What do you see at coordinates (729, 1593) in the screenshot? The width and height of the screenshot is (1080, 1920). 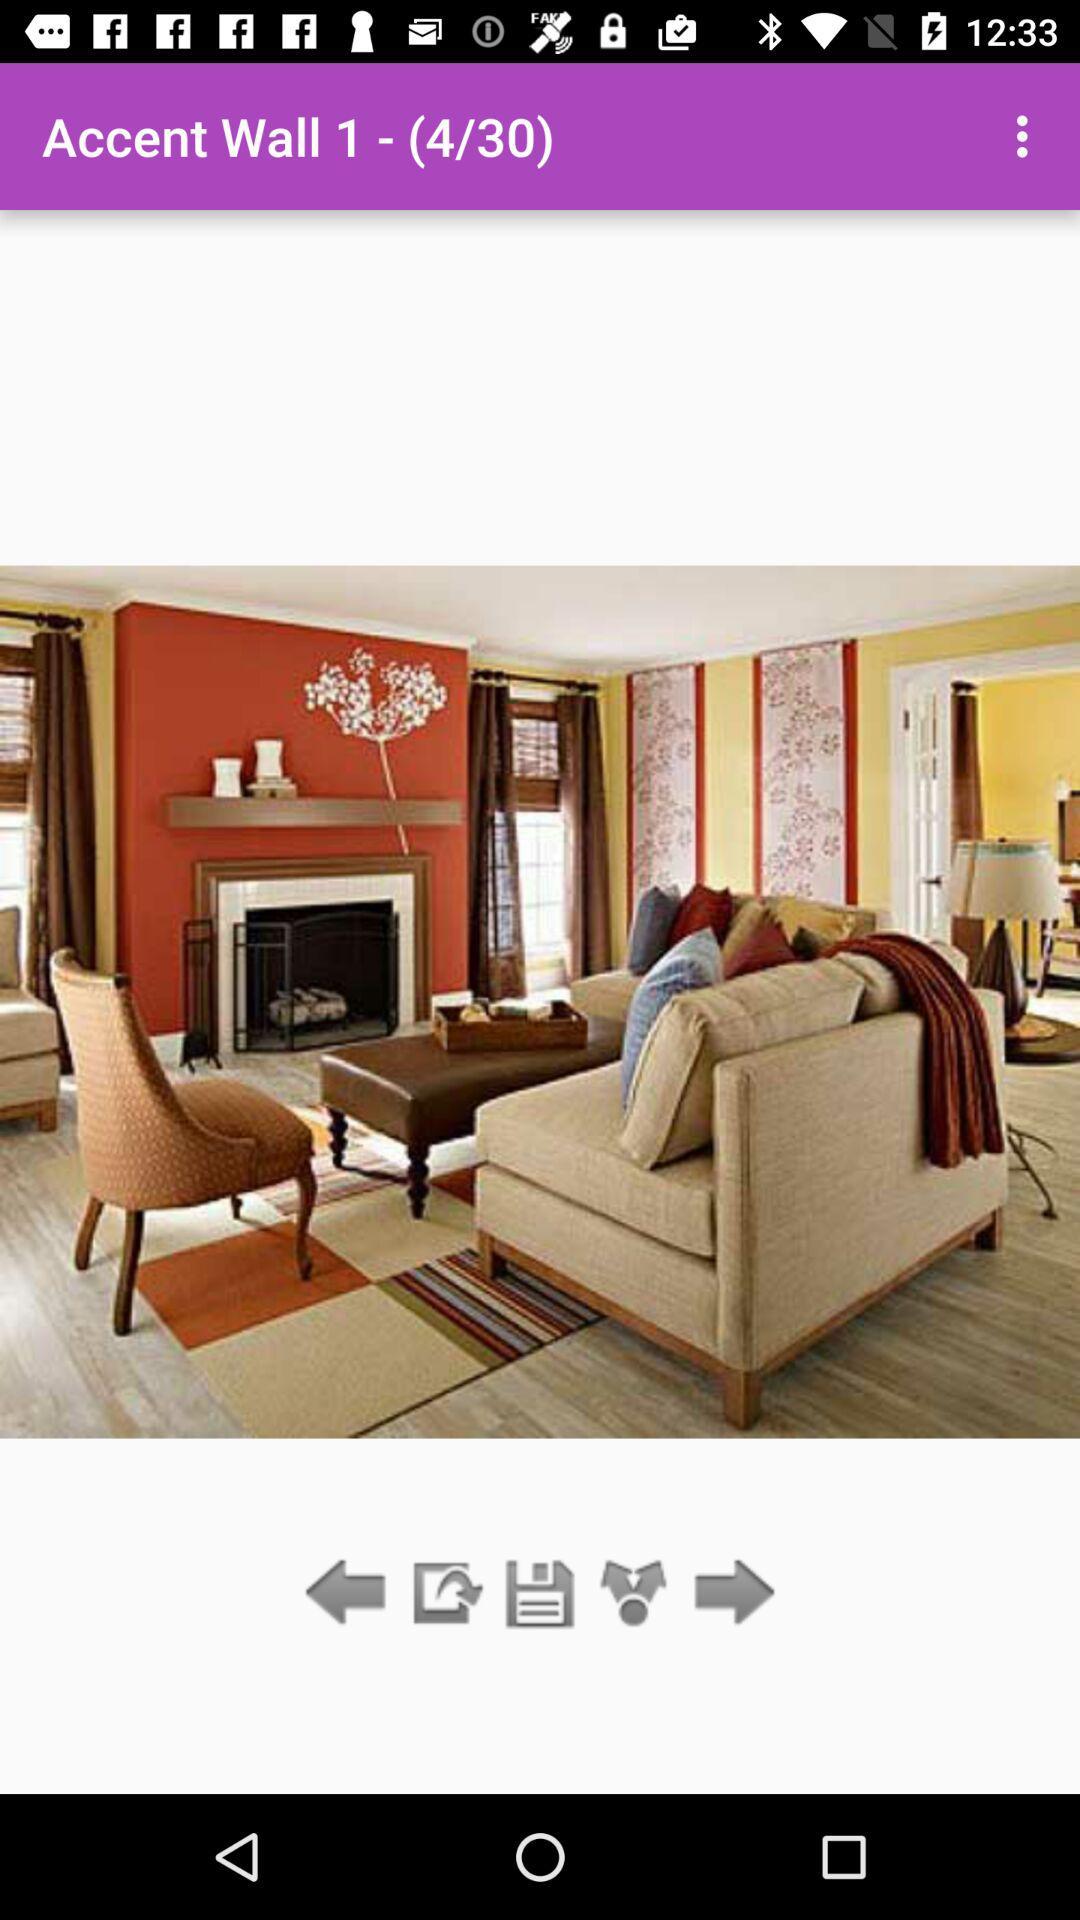 I see `next screen` at bounding box center [729, 1593].